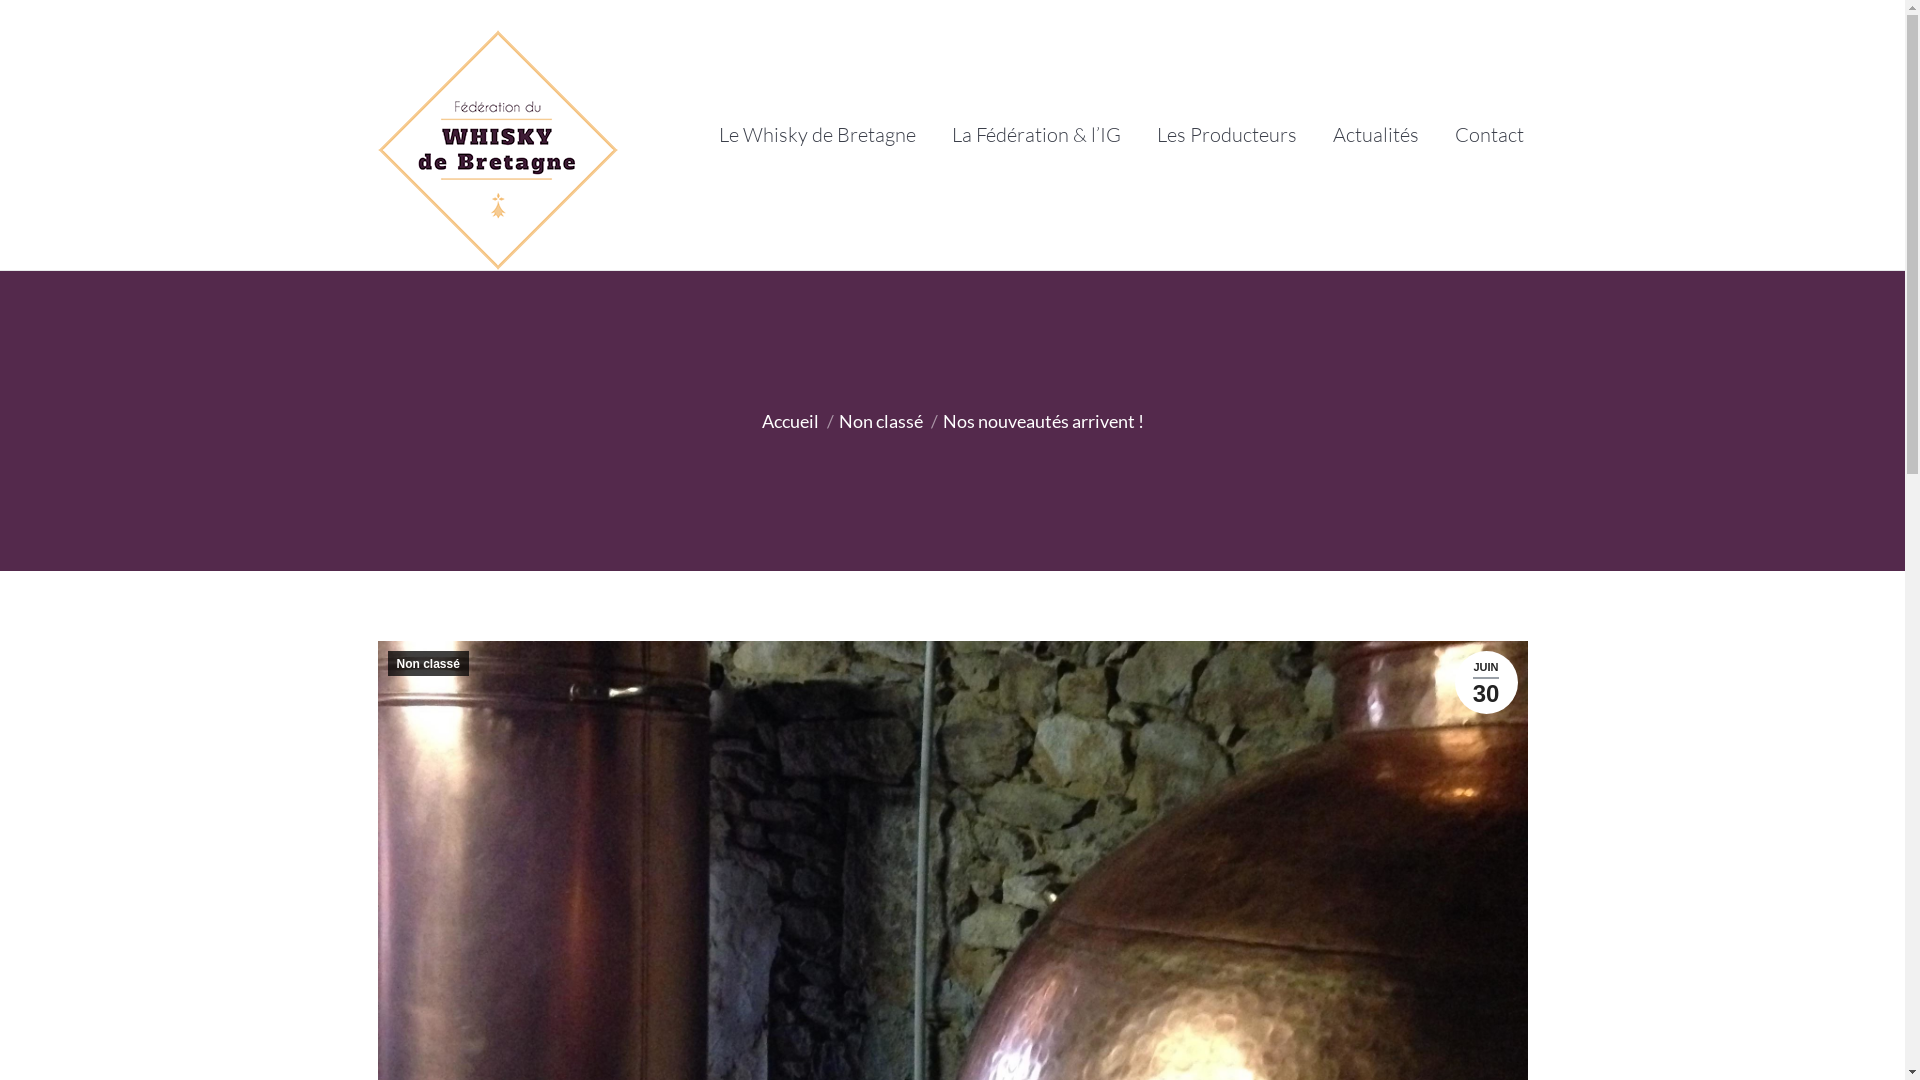 This screenshot has height=1080, width=1920. What do you see at coordinates (1488, 135) in the screenshot?
I see `'Contact'` at bounding box center [1488, 135].